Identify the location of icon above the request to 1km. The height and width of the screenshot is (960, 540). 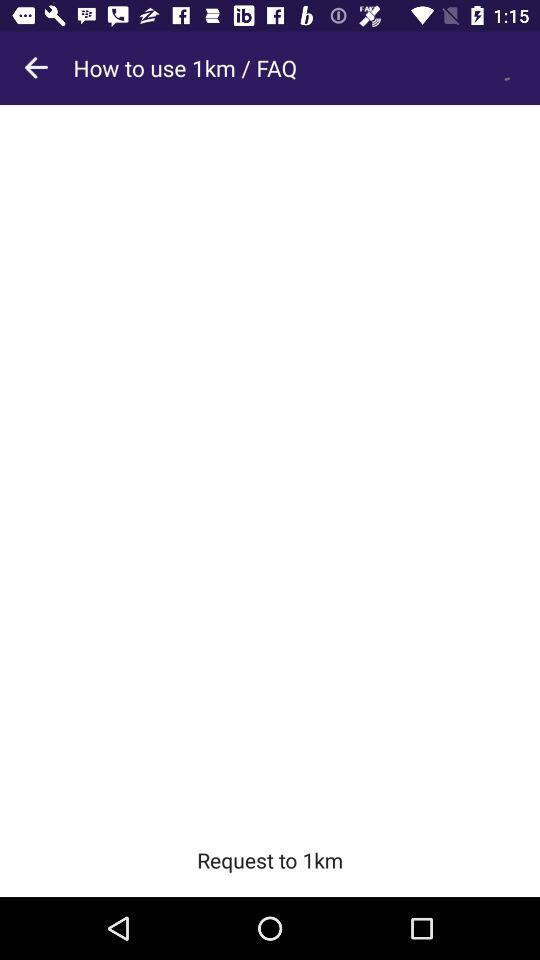
(270, 464).